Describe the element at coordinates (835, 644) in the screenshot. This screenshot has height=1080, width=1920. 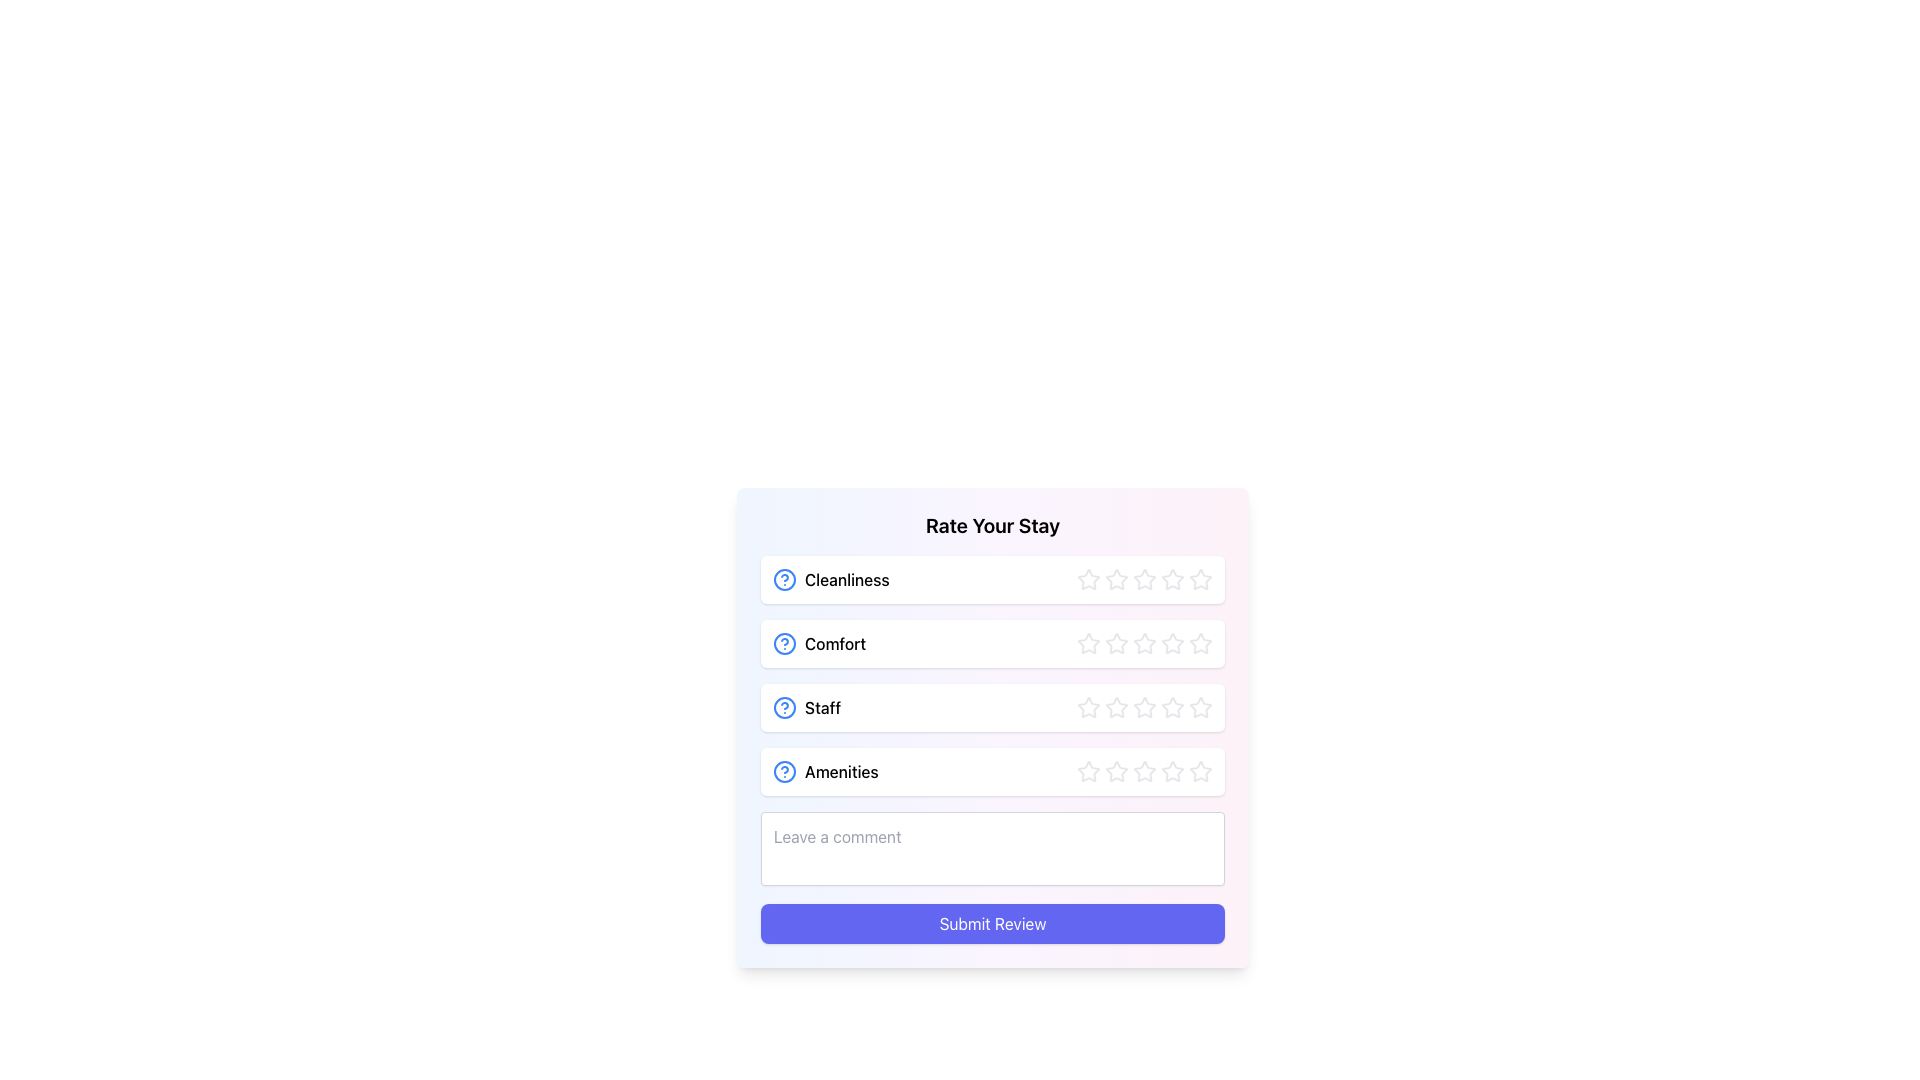
I see `the 'Comfort' text label, which indicates the rating criteria for 'Comfort' and is located below 'Cleanliness' and above 'Staff' in the 'Rate Your Stay' card layout` at that location.